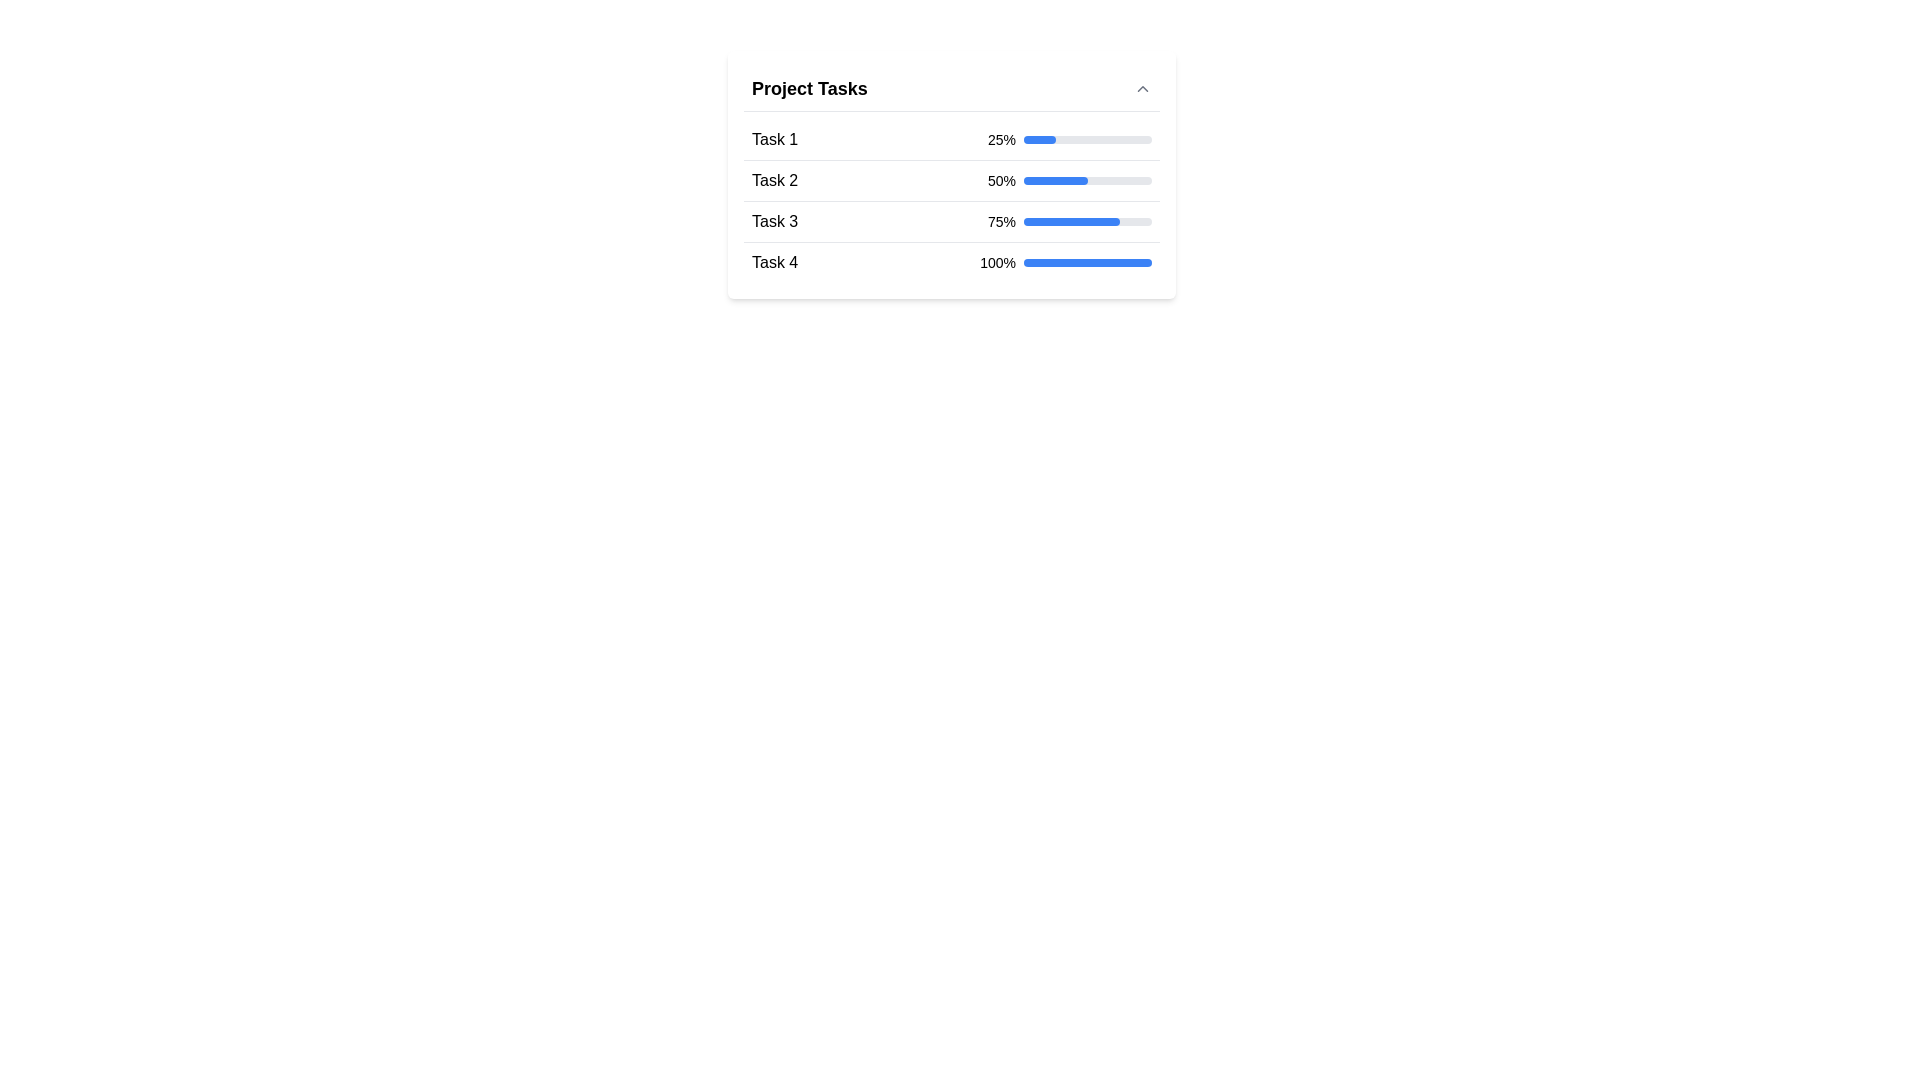 The height and width of the screenshot is (1080, 1920). What do you see at coordinates (1069, 181) in the screenshot?
I see `the progress value of the horizontal progress bar labeled '50%' in the second row of the task list widget, which indicates a completion value of 50%` at bounding box center [1069, 181].